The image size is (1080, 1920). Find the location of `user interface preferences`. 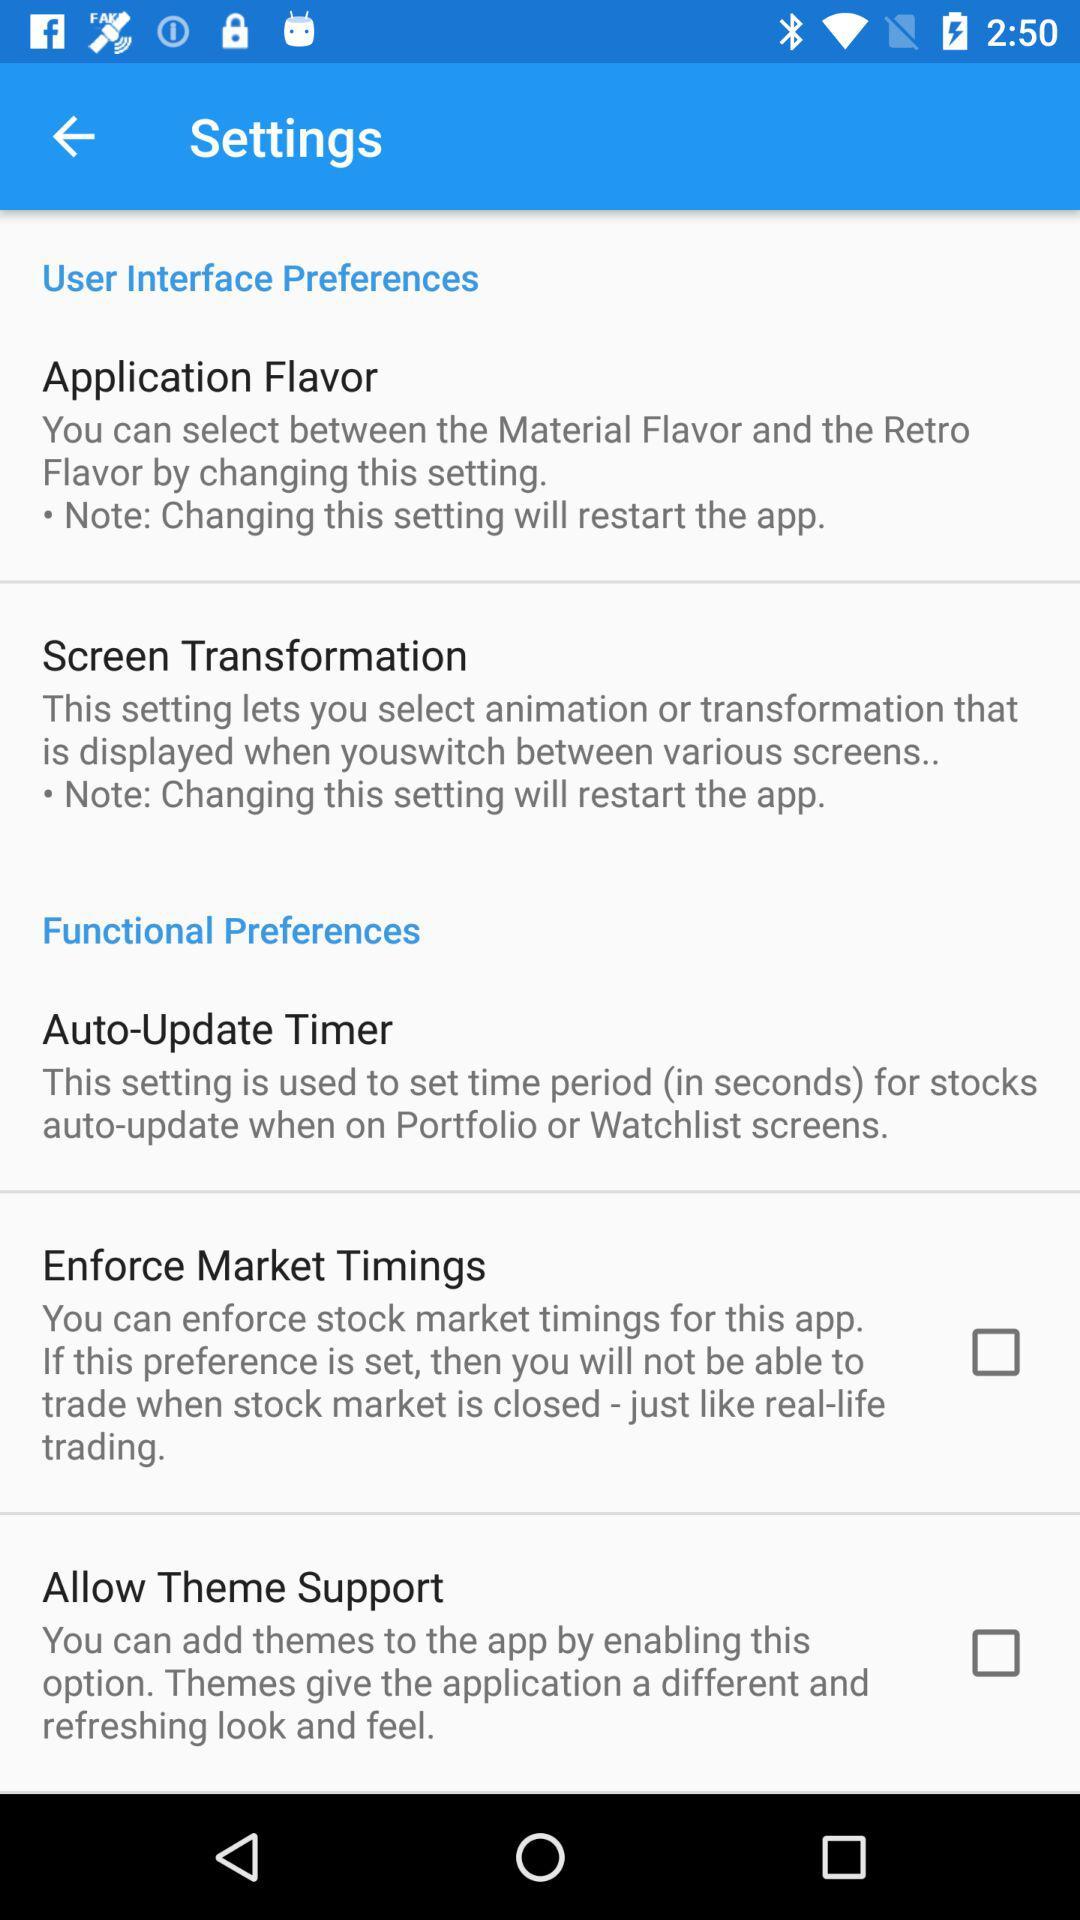

user interface preferences is located at coordinates (540, 254).